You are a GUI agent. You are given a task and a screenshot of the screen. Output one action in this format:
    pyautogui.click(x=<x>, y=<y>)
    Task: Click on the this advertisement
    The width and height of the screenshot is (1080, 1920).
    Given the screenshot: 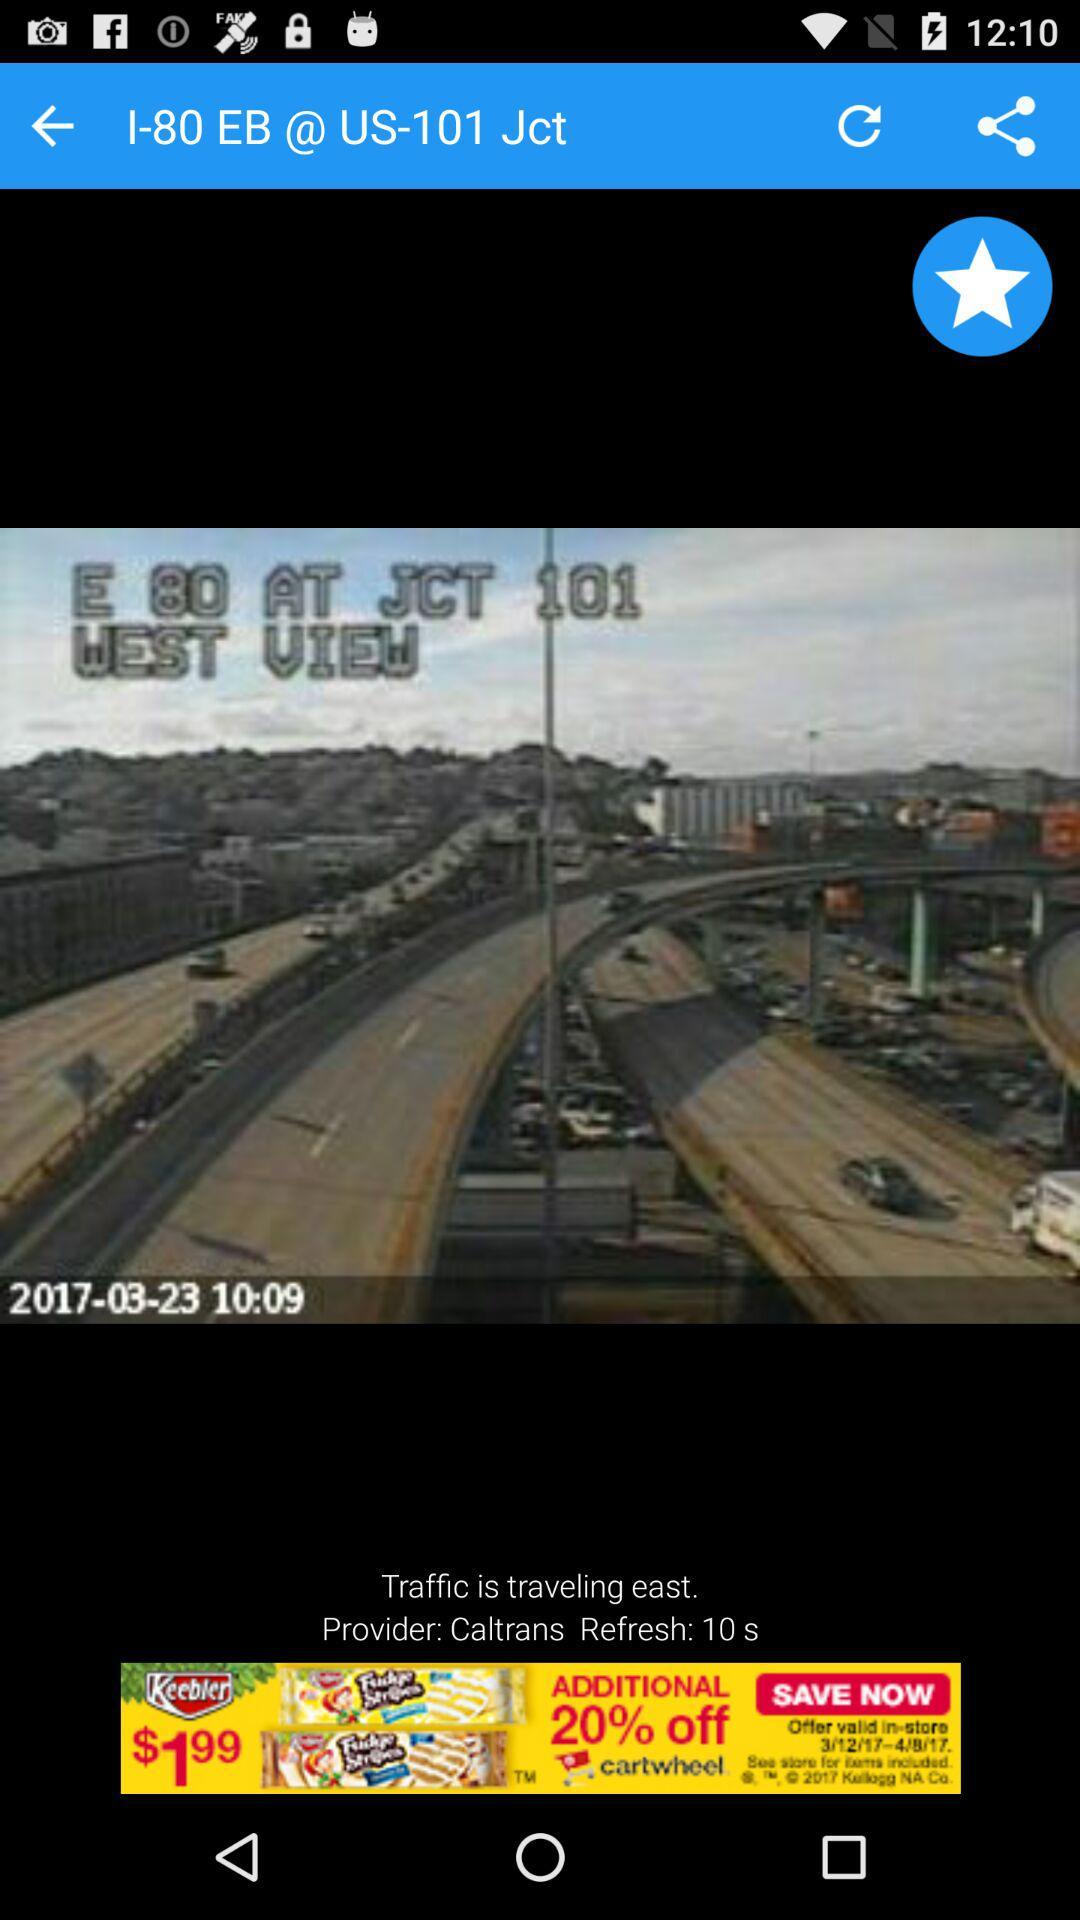 What is the action you would take?
    pyautogui.click(x=540, y=1727)
    